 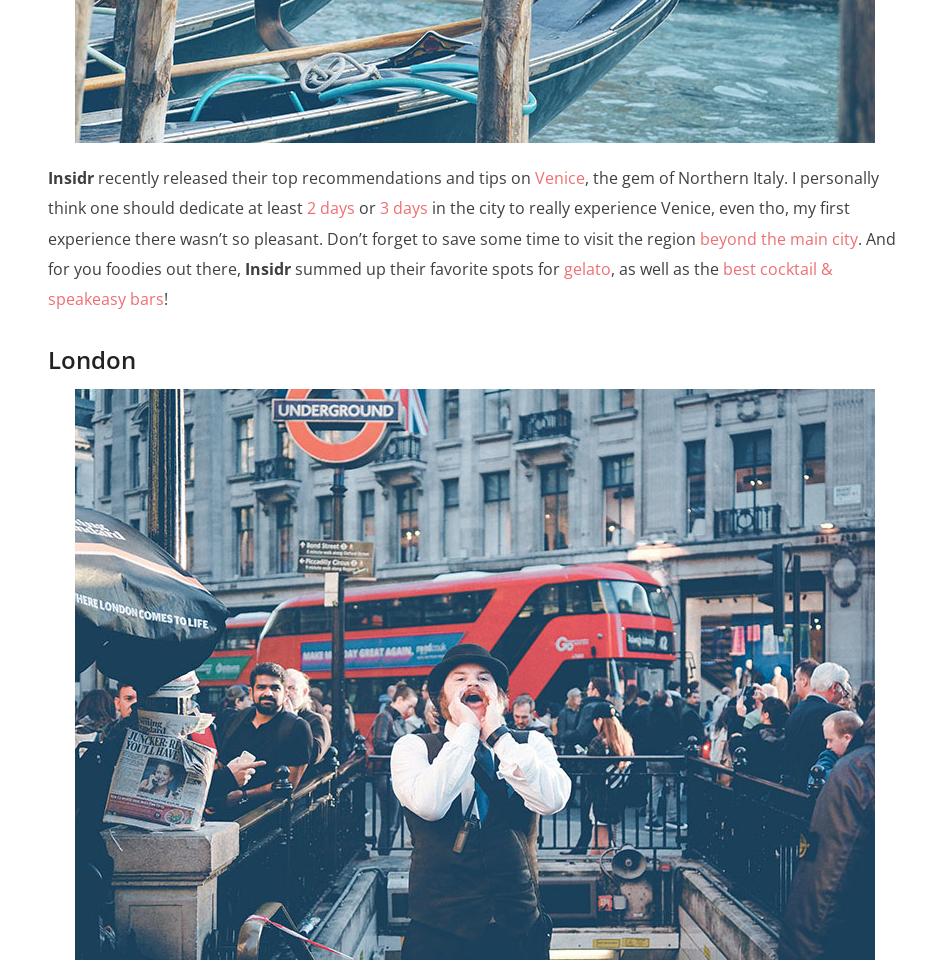 What do you see at coordinates (438, 283) in the screenshot?
I see `'best cocktail & speakeasy bars'` at bounding box center [438, 283].